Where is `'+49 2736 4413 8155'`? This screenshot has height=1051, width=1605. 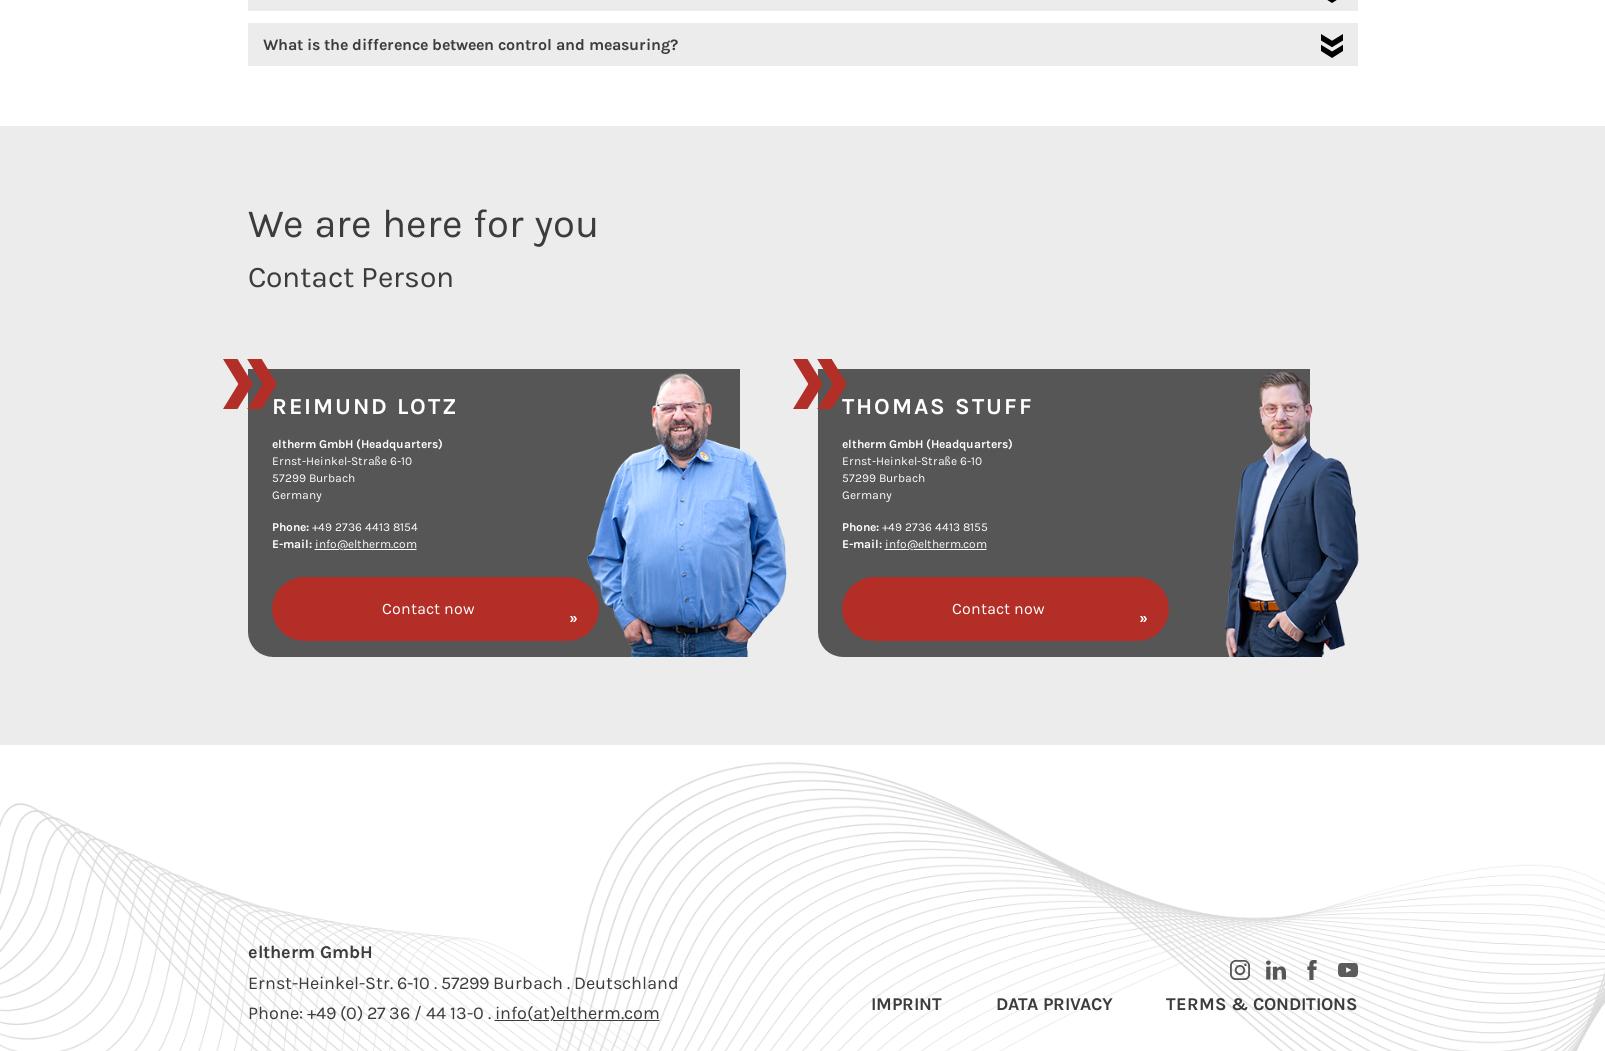 '+49 2736 4413 8155' is located at coordinates (931, 526).